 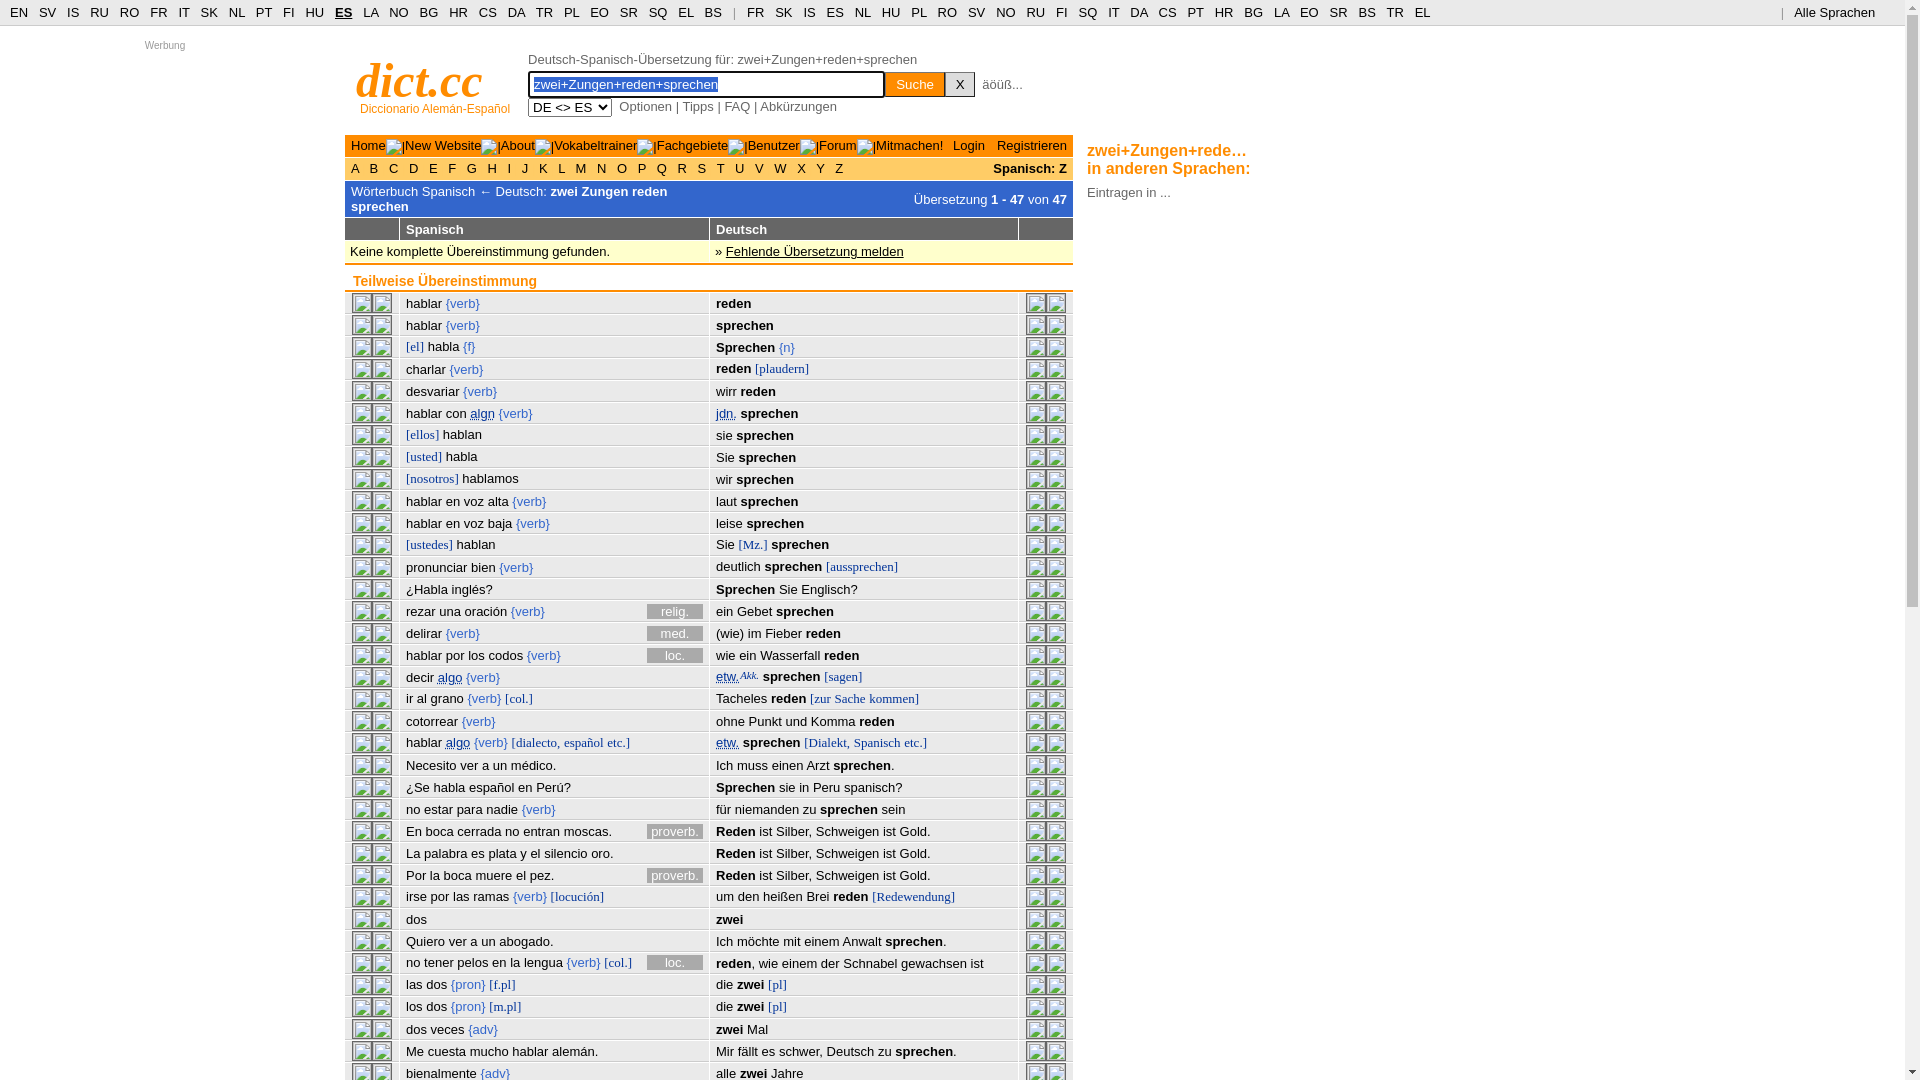 What do you see at coordinates (728, 633) in the screenshot?
I see `'(wie)'` at bounding box center [728, 633].